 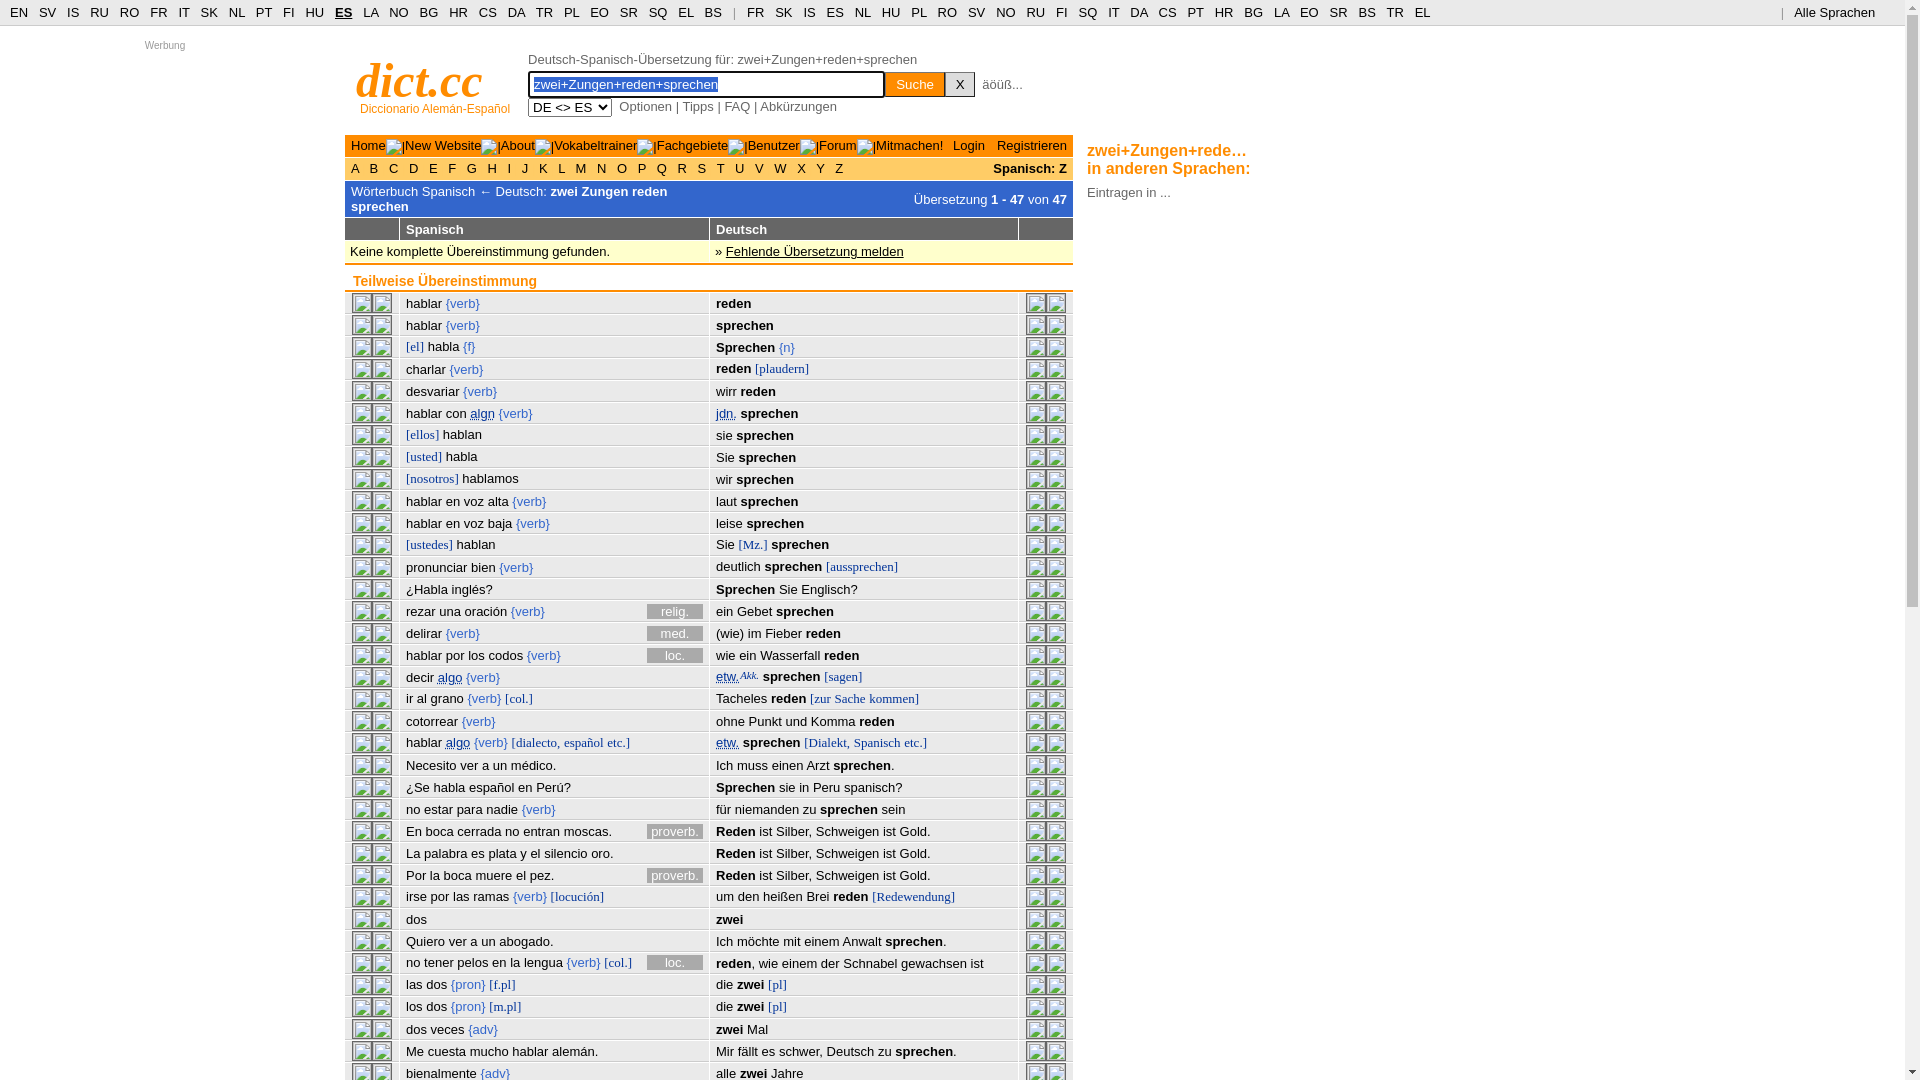 What do you see at coordinates (728, 633) in the screenshot?
I see `'(wie)'` at bounding box center [728, 633].